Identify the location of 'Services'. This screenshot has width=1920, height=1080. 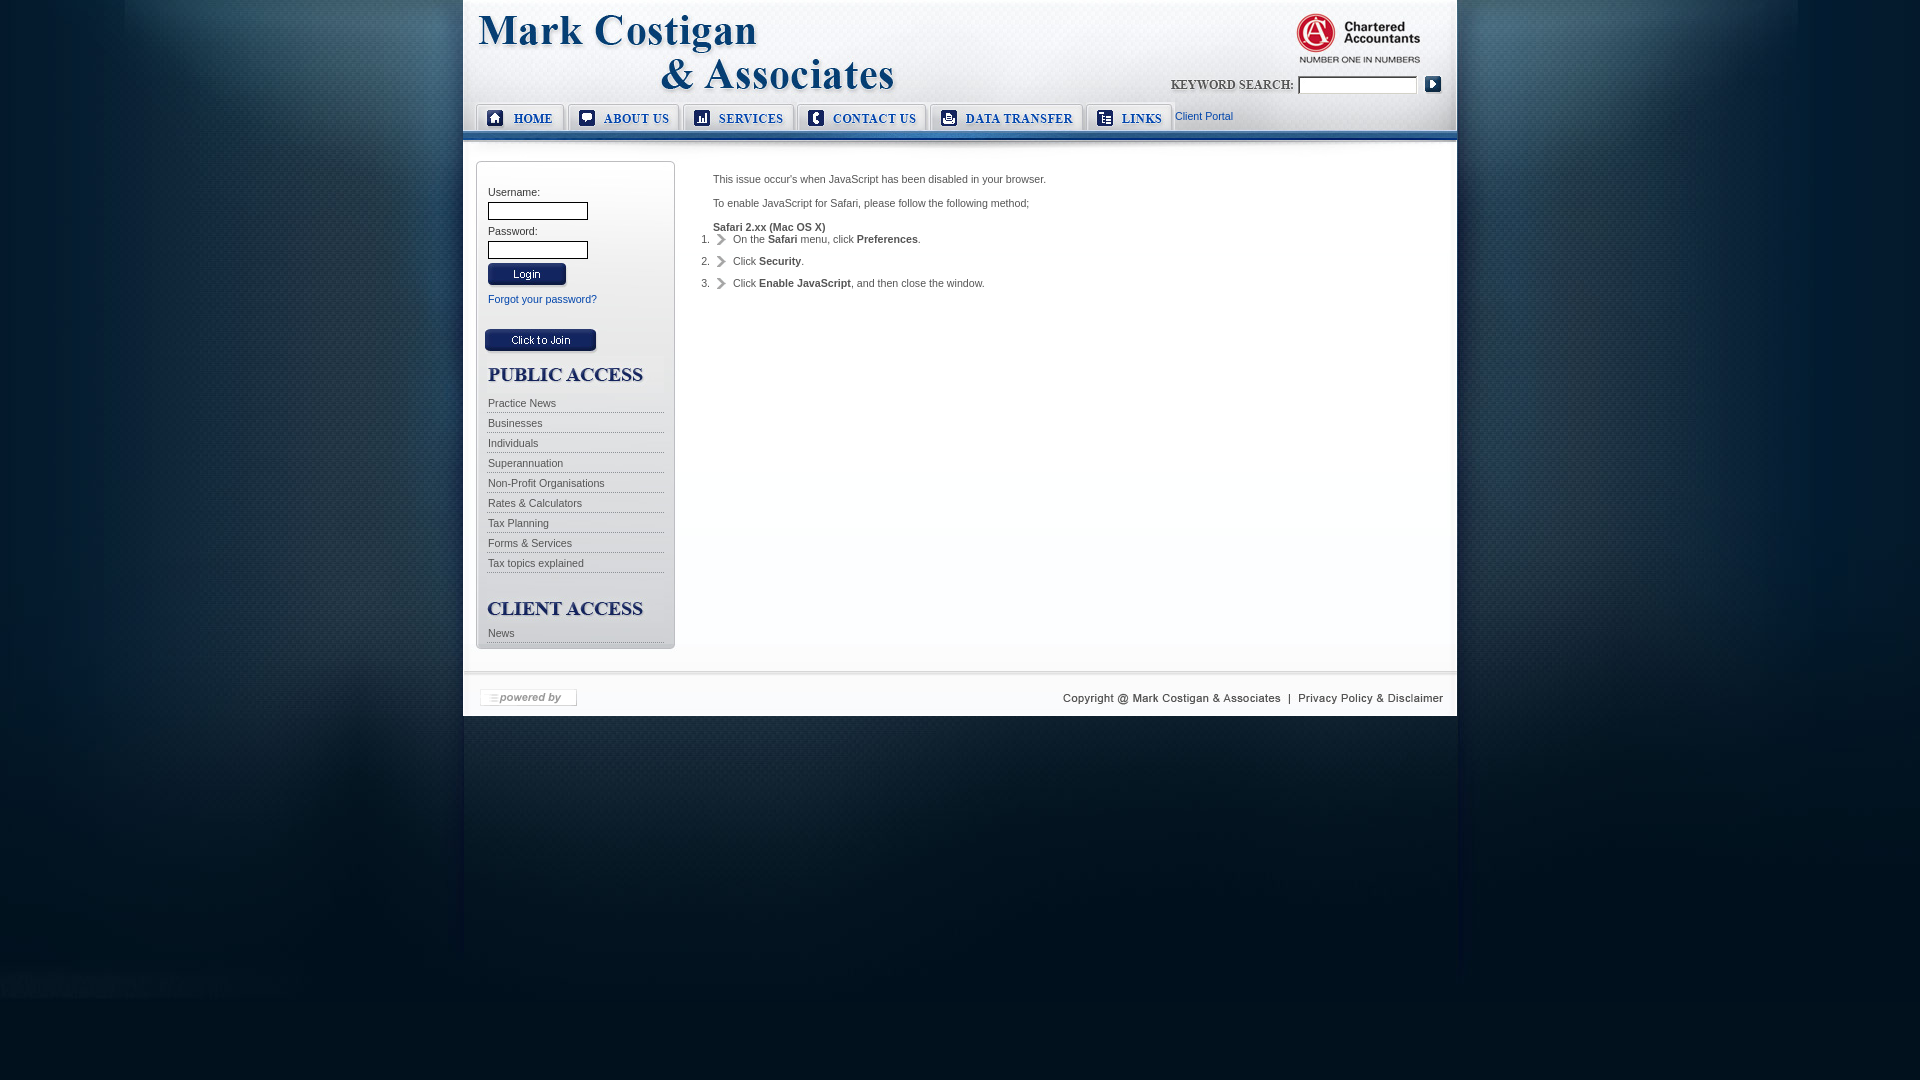
(738, 126).